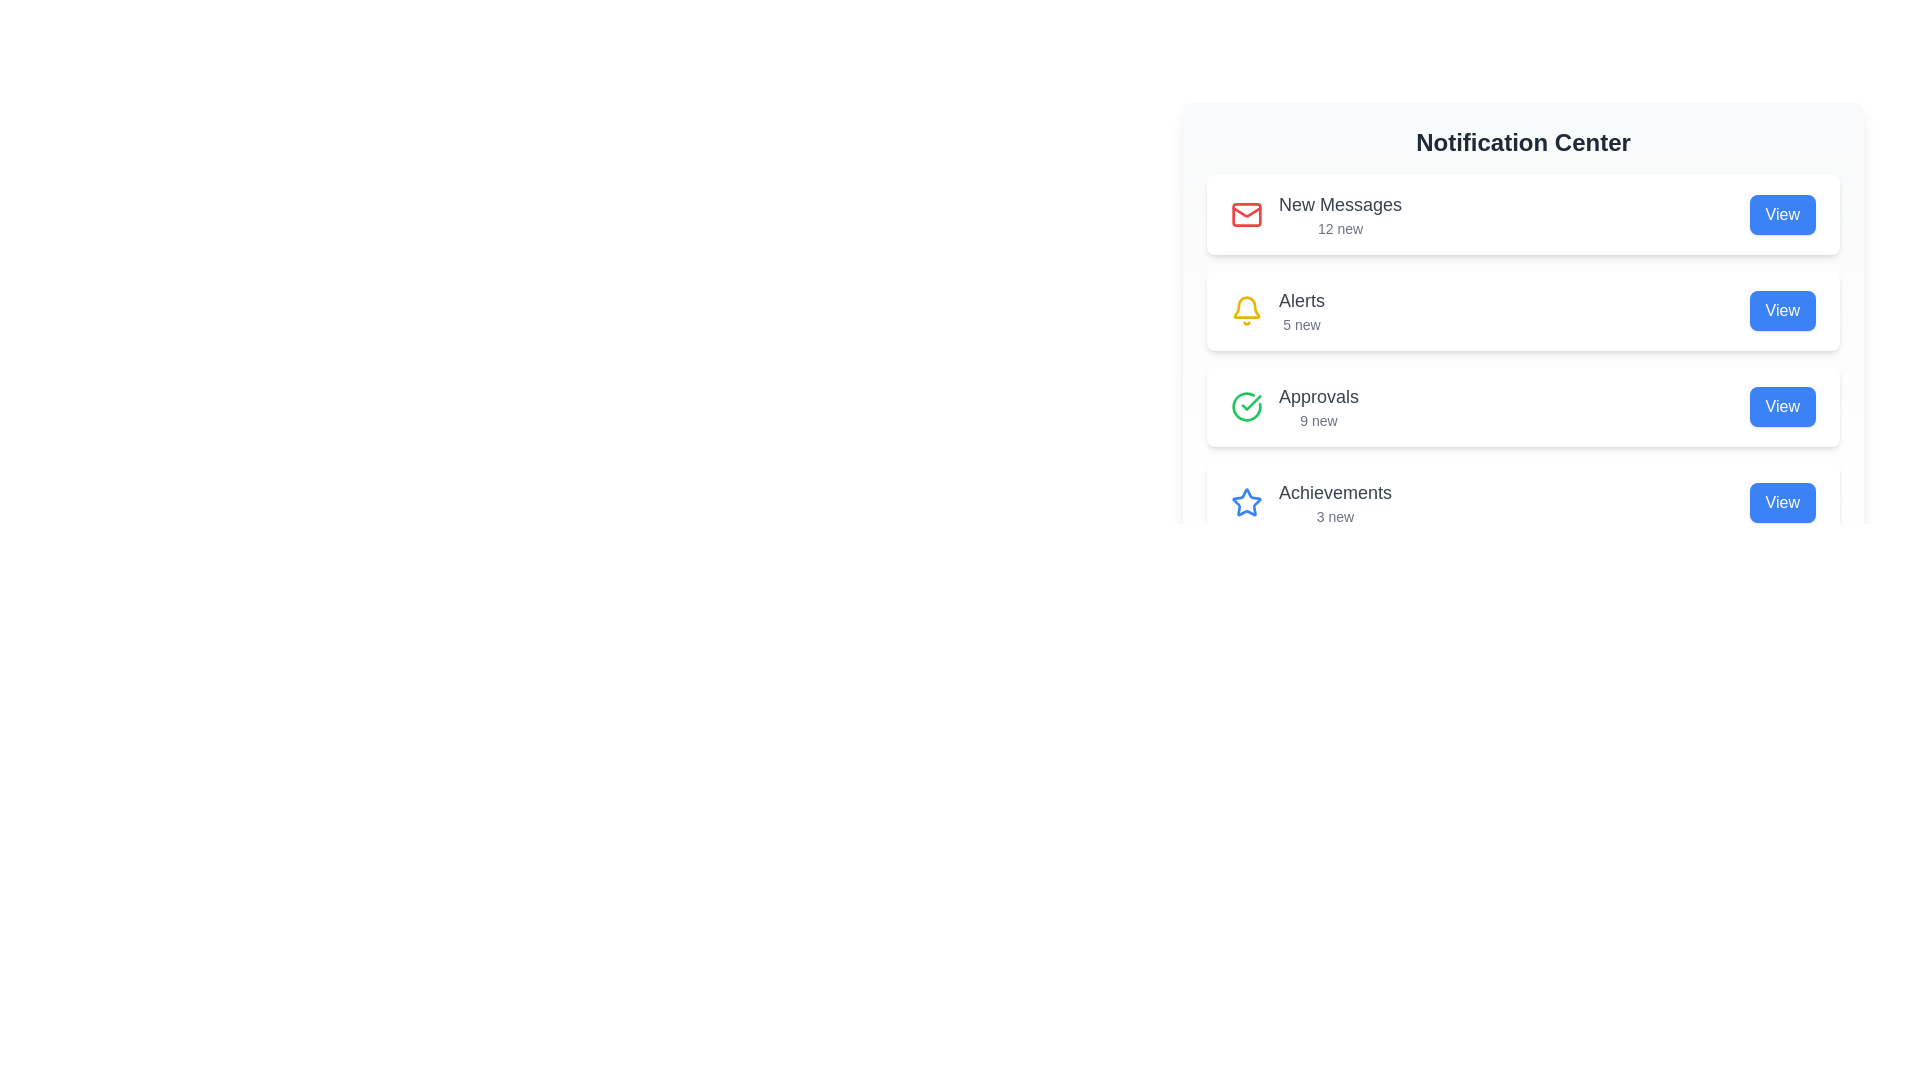 Image resolution: width=1920 pixels, height=1080 pixels. I want to click on the Text Label displaying '12 new', which is positioned below the 'New Messages' text in the notification section, so click(1340, 227).